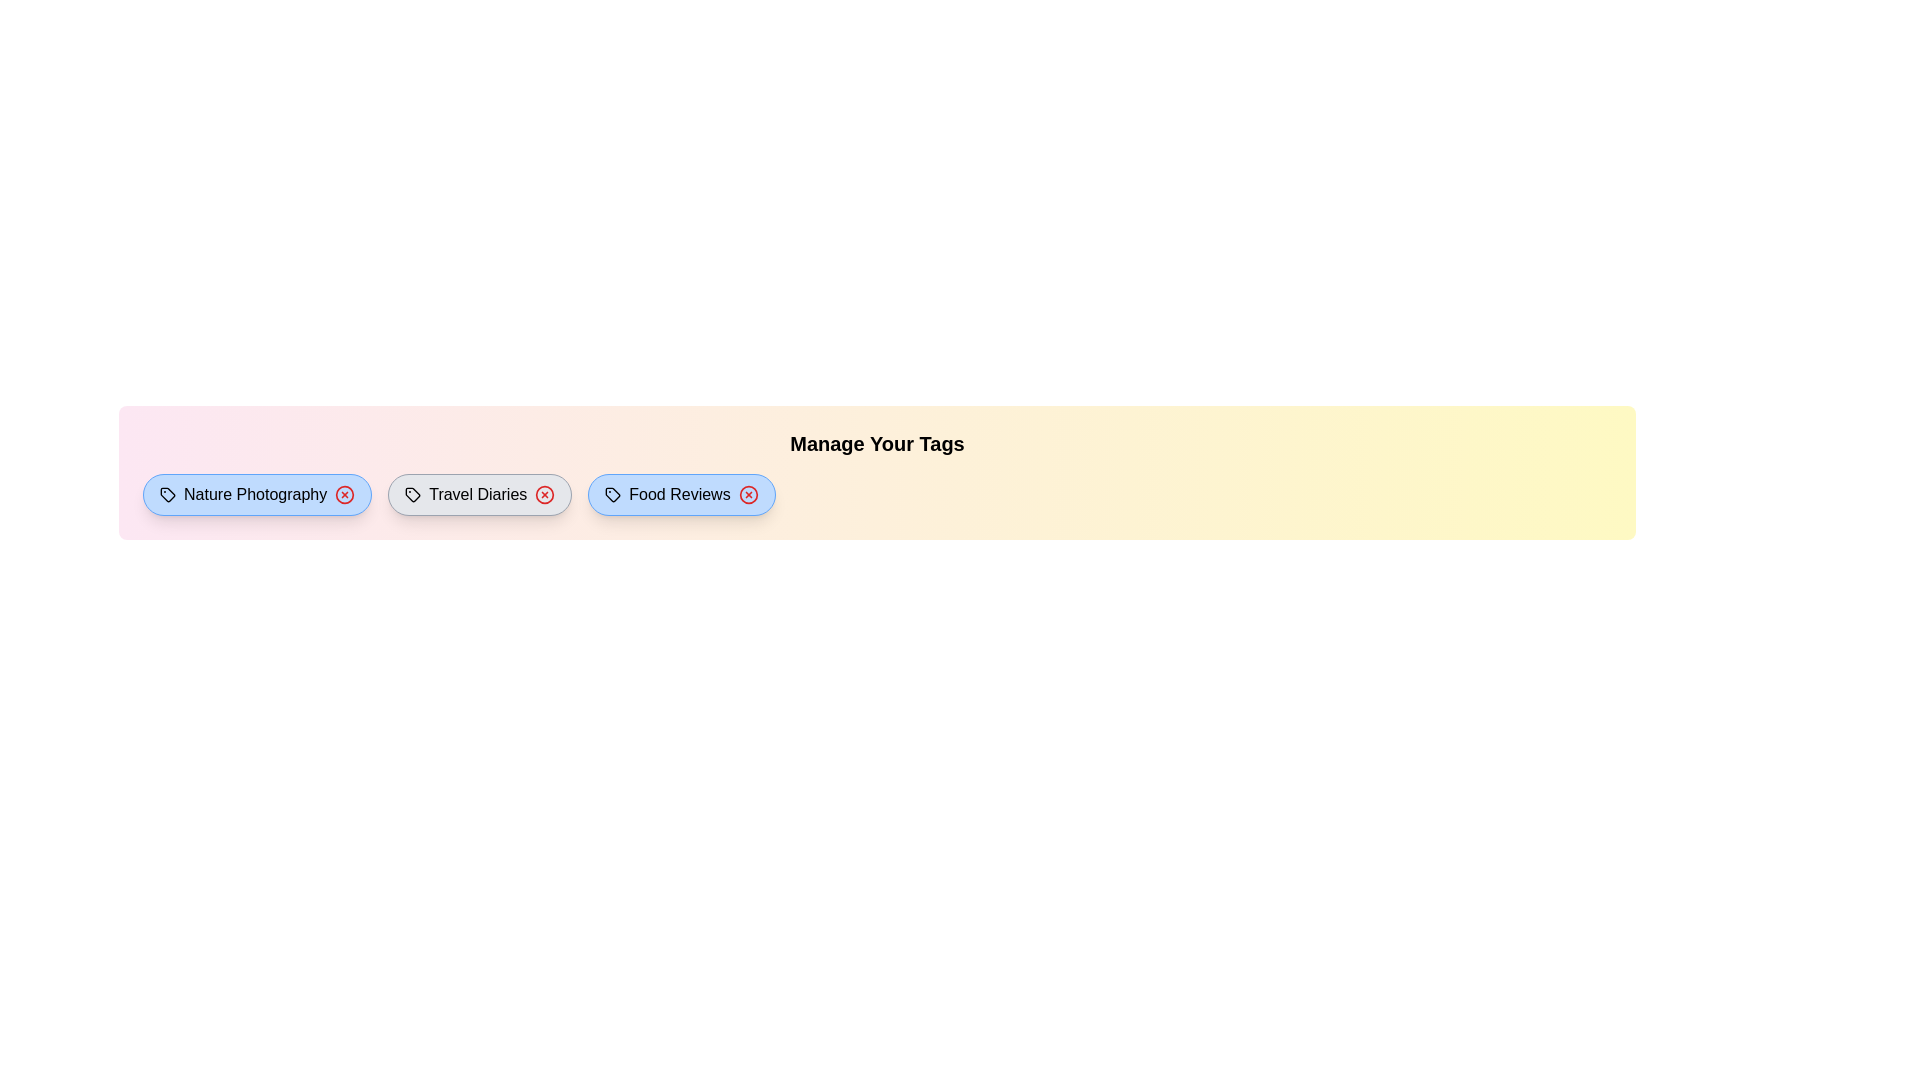 The height and width of the screenshot is (1080, 1920). Describe the element at coordinates (256, 494) in the screenshot. I see `the tag labeled 'Nature Photography' by clicking on it` at that location.